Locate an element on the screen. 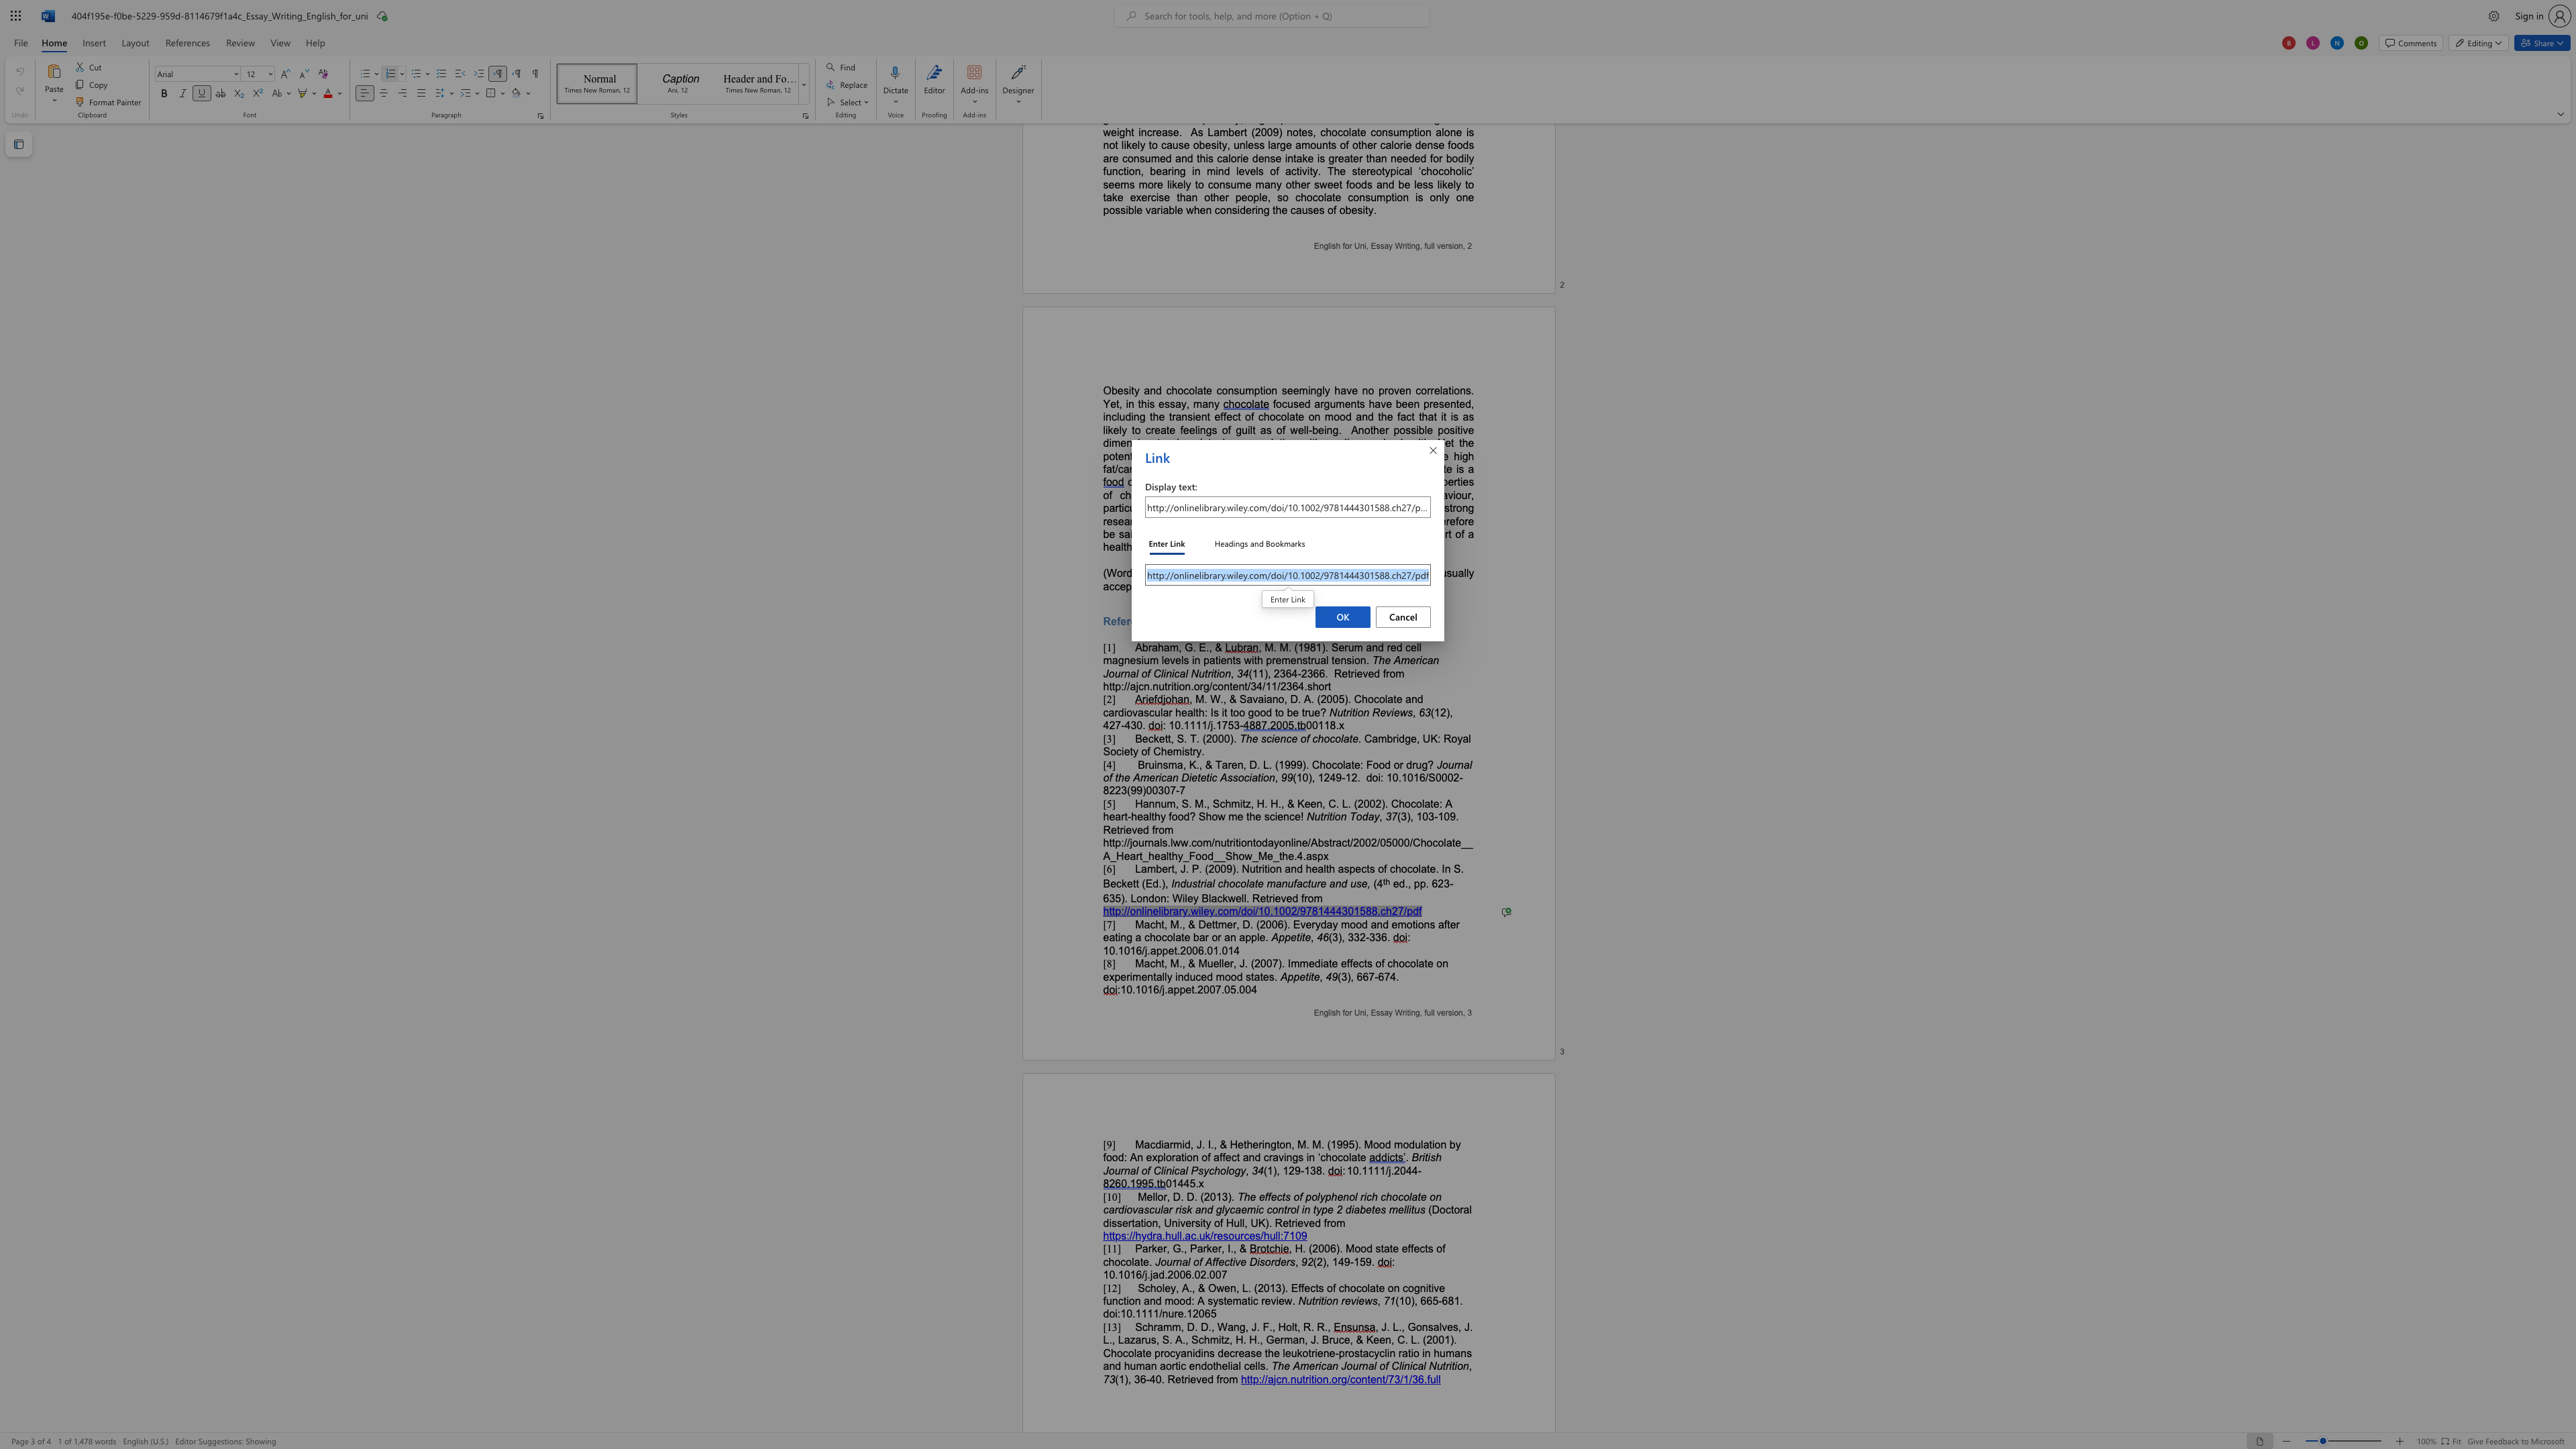 This screenshot has height=1449, width=2576. the 1th character "(" in the text is located at coordinates (1201, 1195).